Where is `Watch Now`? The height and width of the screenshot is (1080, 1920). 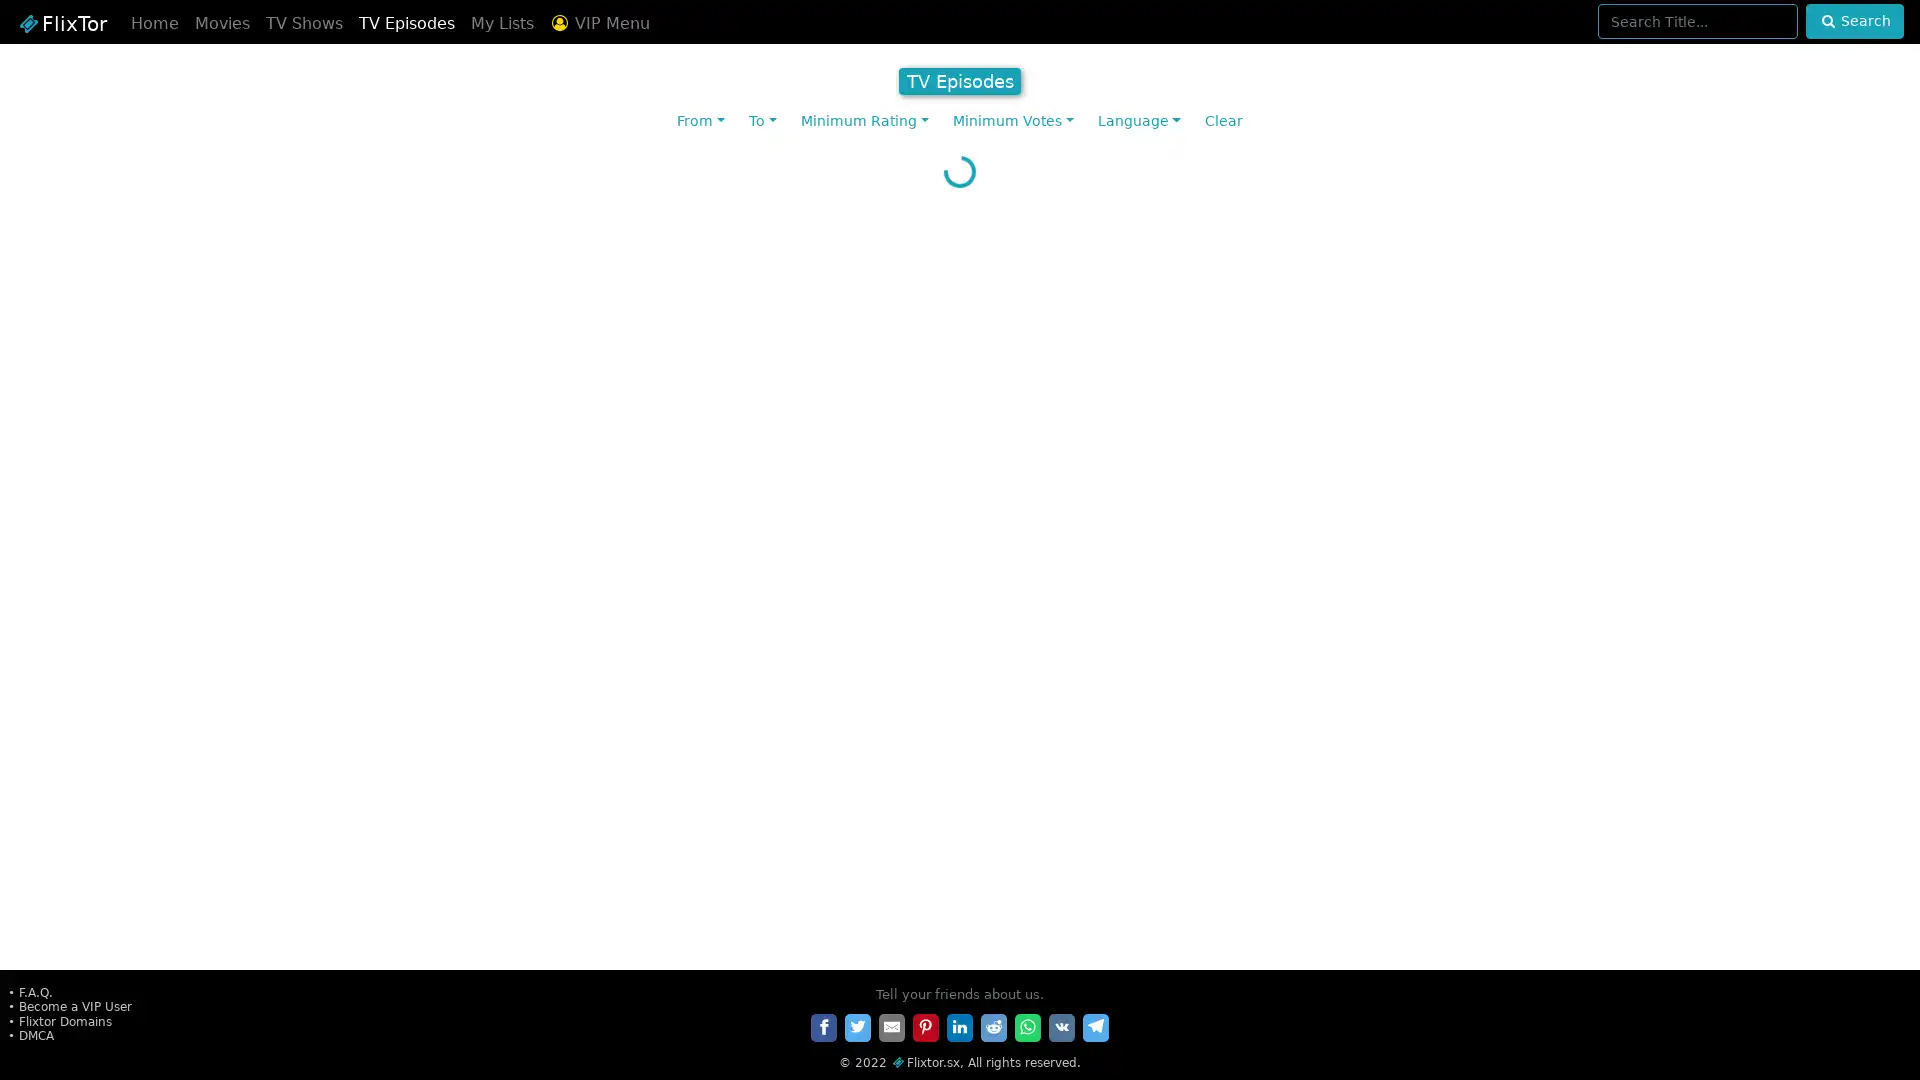
Watch Now is located at coordinates (388, 438).